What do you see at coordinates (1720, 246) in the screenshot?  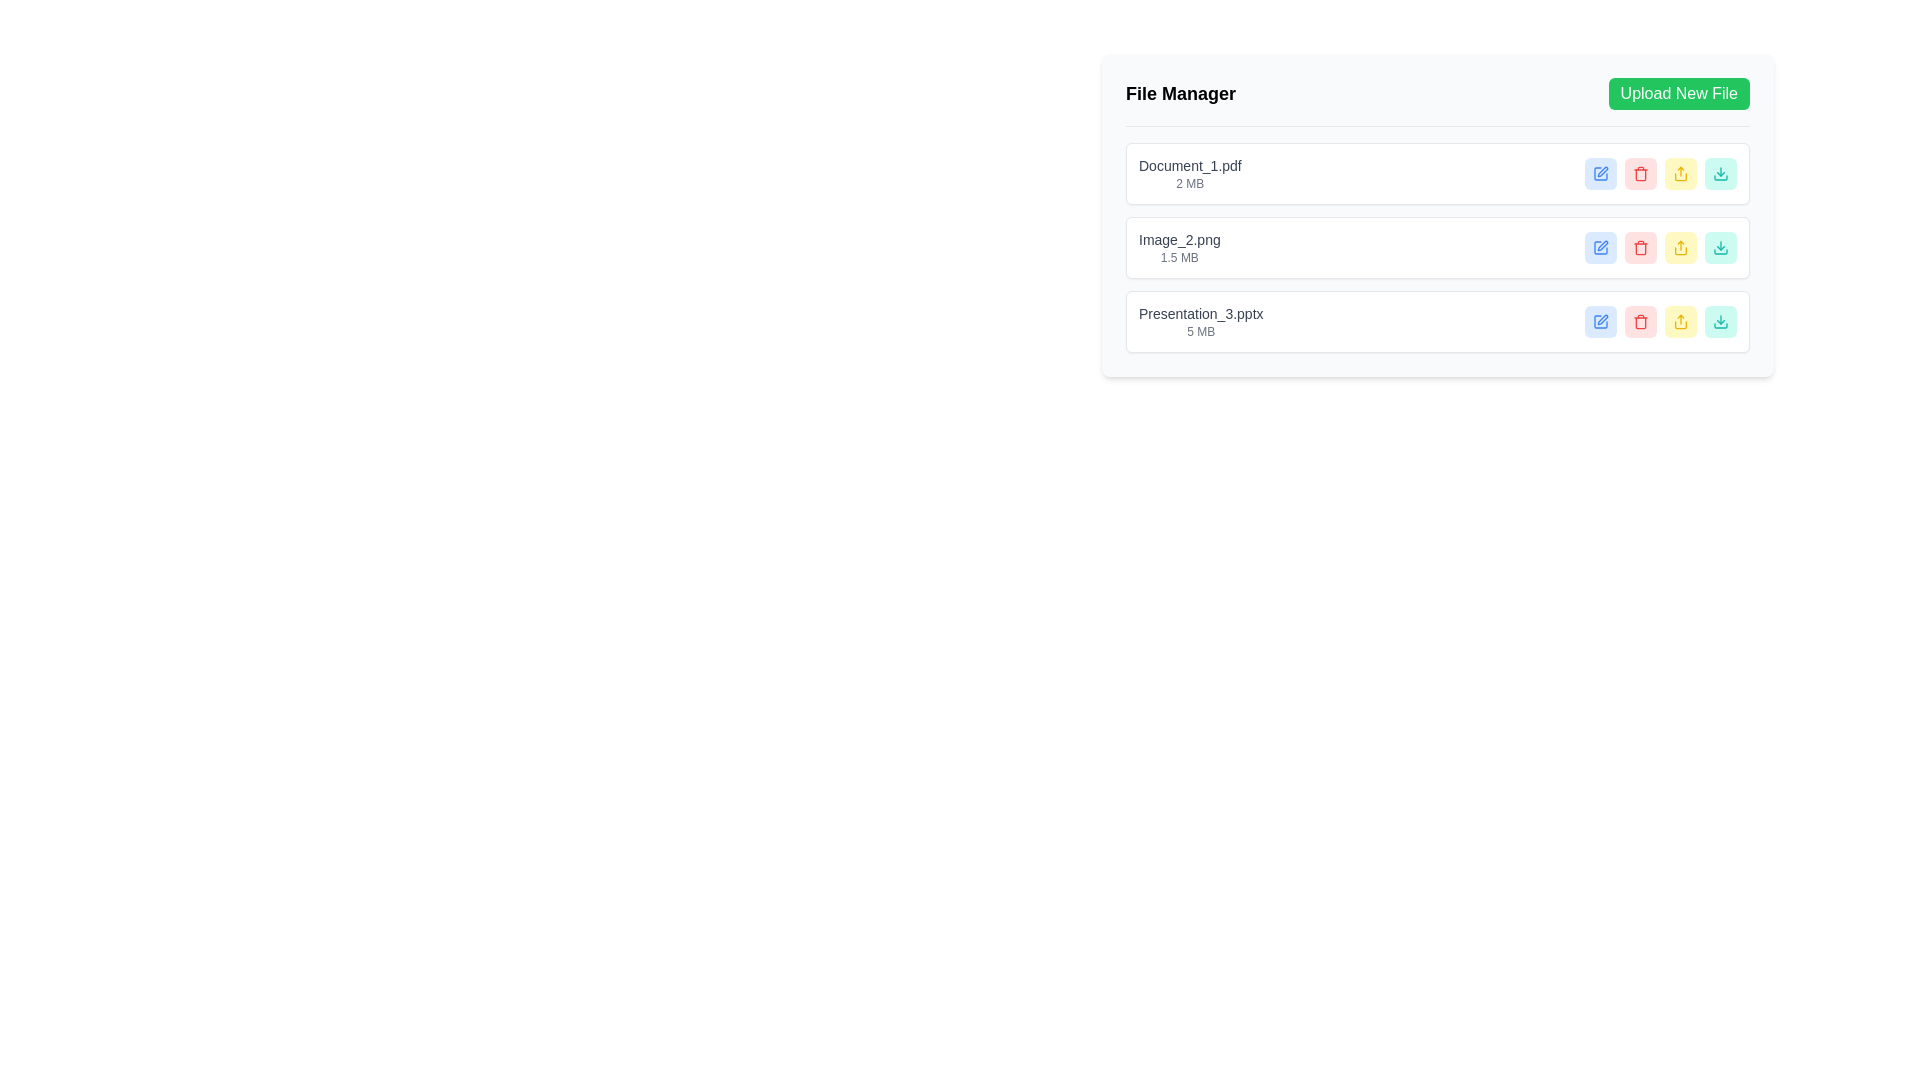 I see `the teal outlined download icon button, which is part of the 'File Manager' interface, located next to the red trash and yellow upload icons` at bounding box center [1720, 246].